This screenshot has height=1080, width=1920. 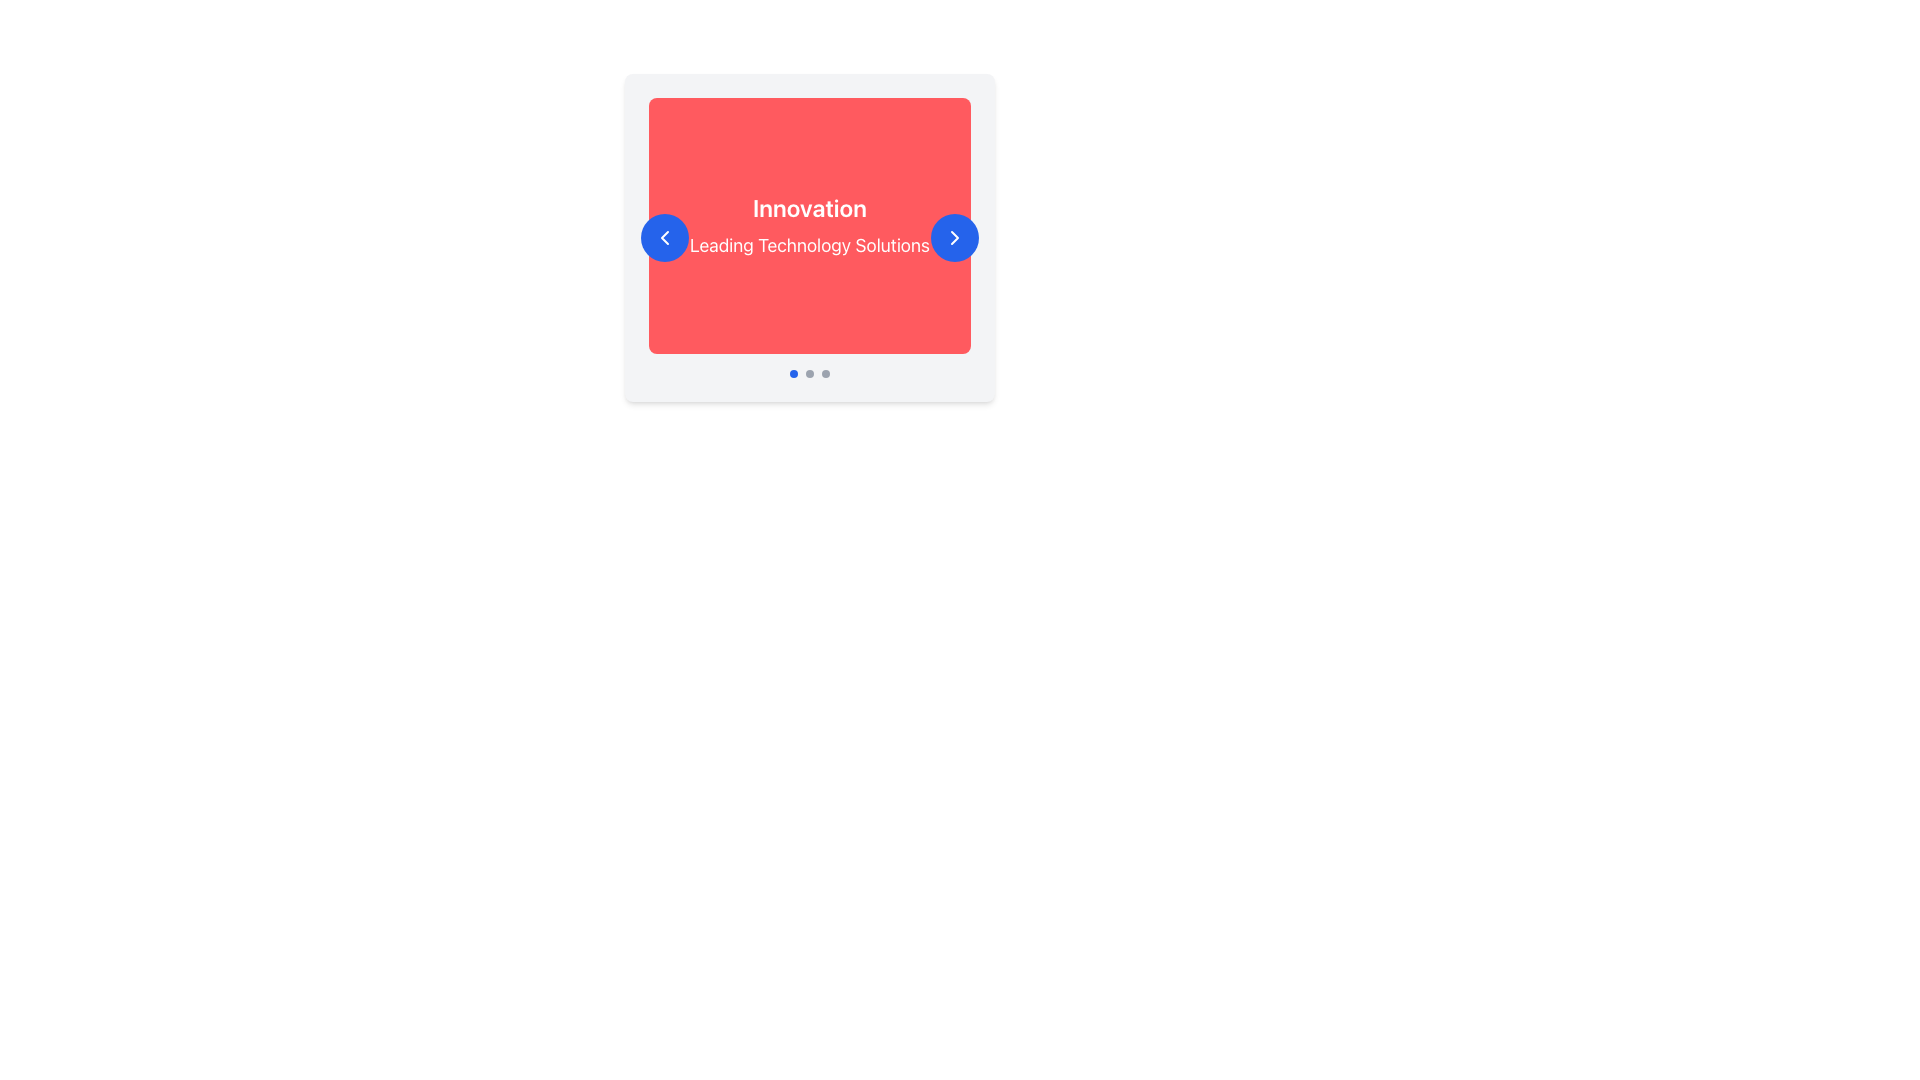 What do you see at coordinates (665, 237) in the screenshot?
I see `the circular blue button with a white leftward-pointing chevron icon, which is the first navigation button located on the left side of the interface` at bounding box center [665, 237].